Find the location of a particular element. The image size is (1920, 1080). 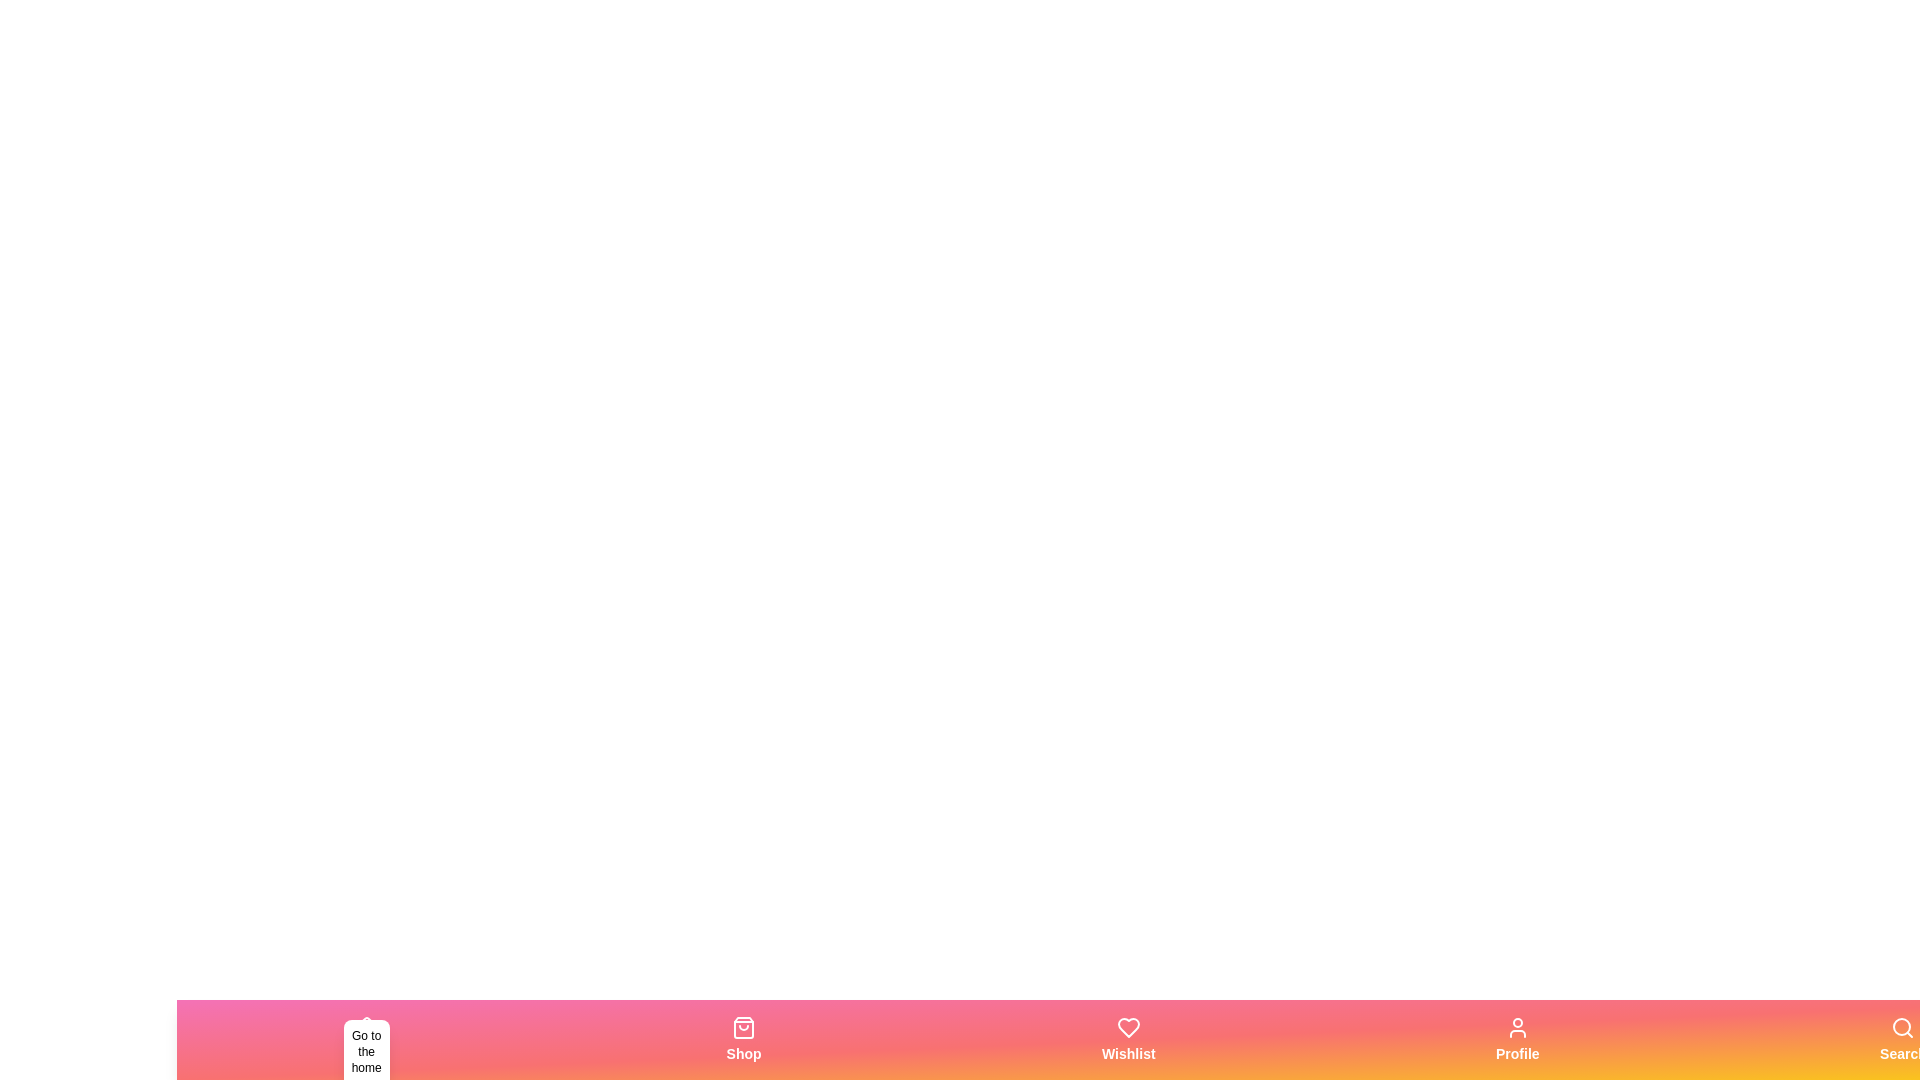

the Shop tab in the bottom navigation bar is located at coordinates (743, 1039).